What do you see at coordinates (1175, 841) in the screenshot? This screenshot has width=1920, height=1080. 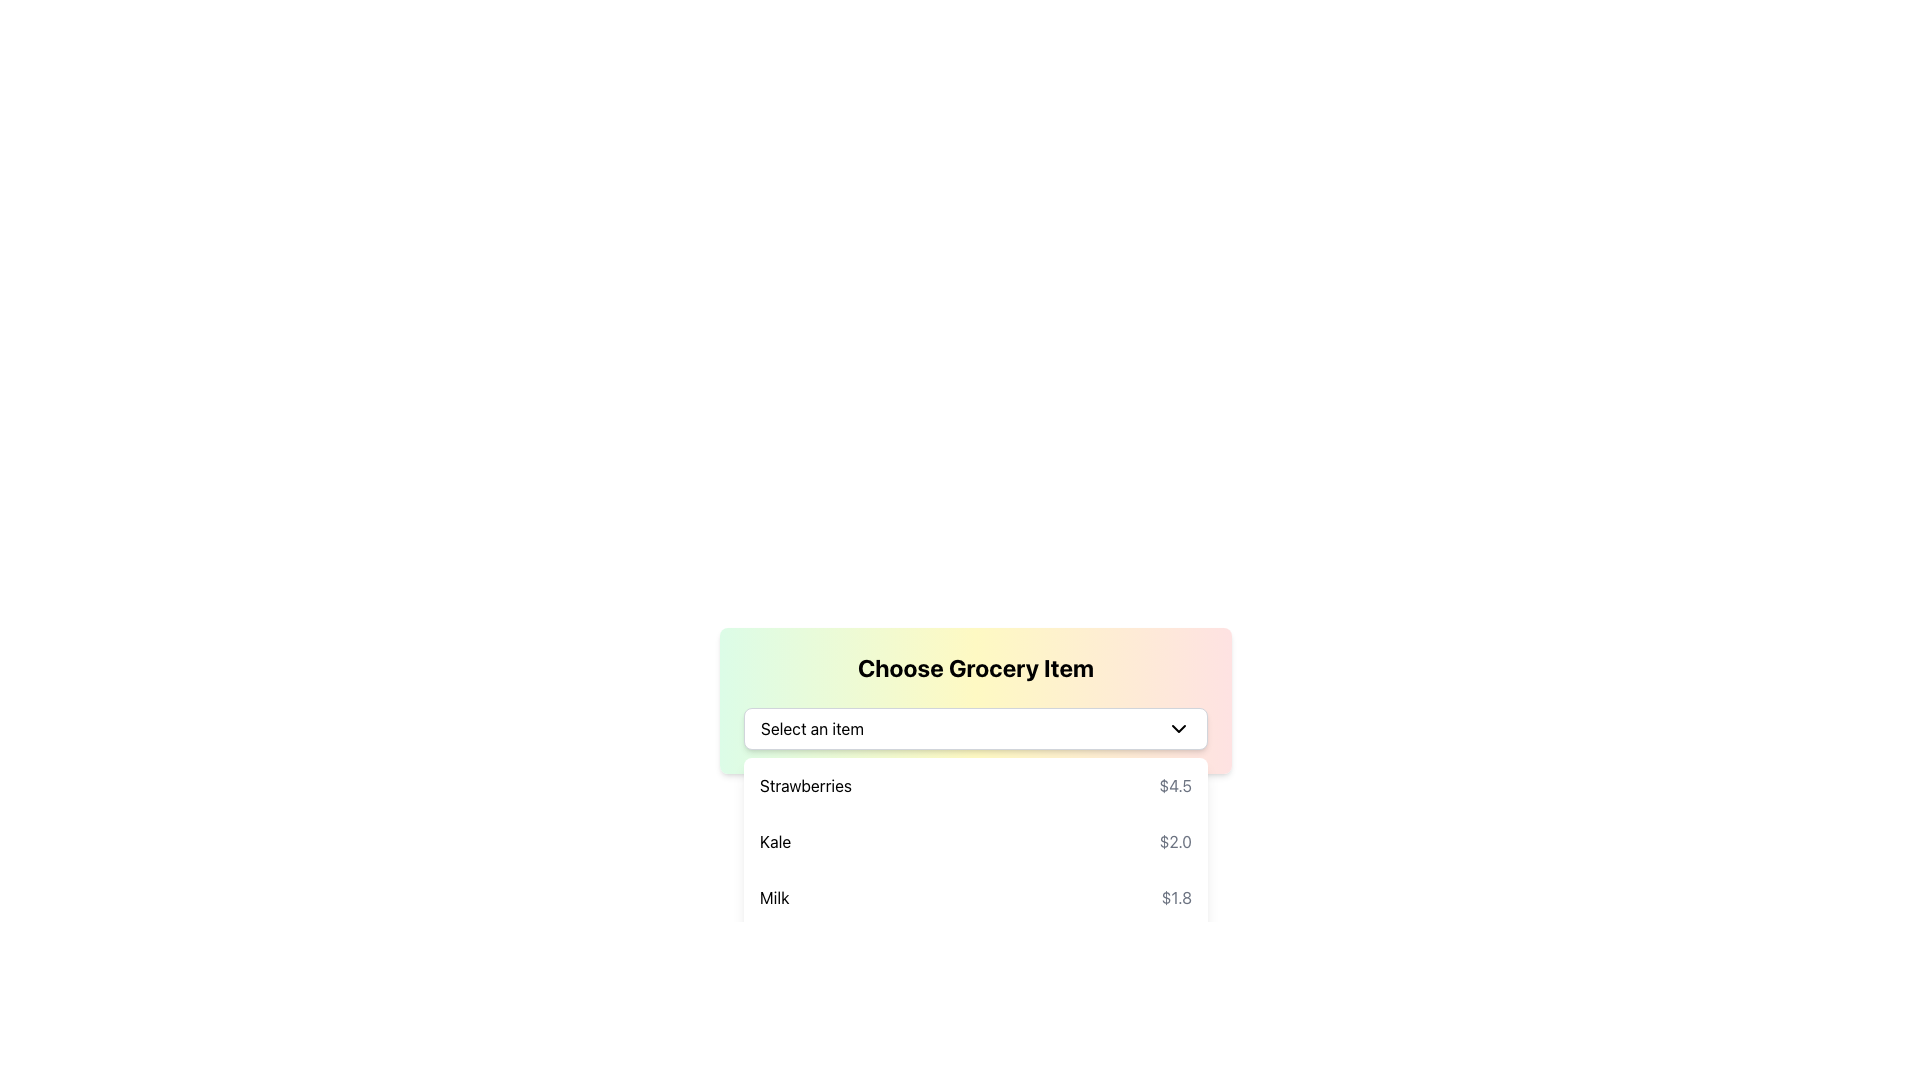 I see `the price label displaying '$2.0' in gray font, located to the right of the text 'Kale' in the 'Choose Grocery Item' section` at bounding box center [1175, 841].